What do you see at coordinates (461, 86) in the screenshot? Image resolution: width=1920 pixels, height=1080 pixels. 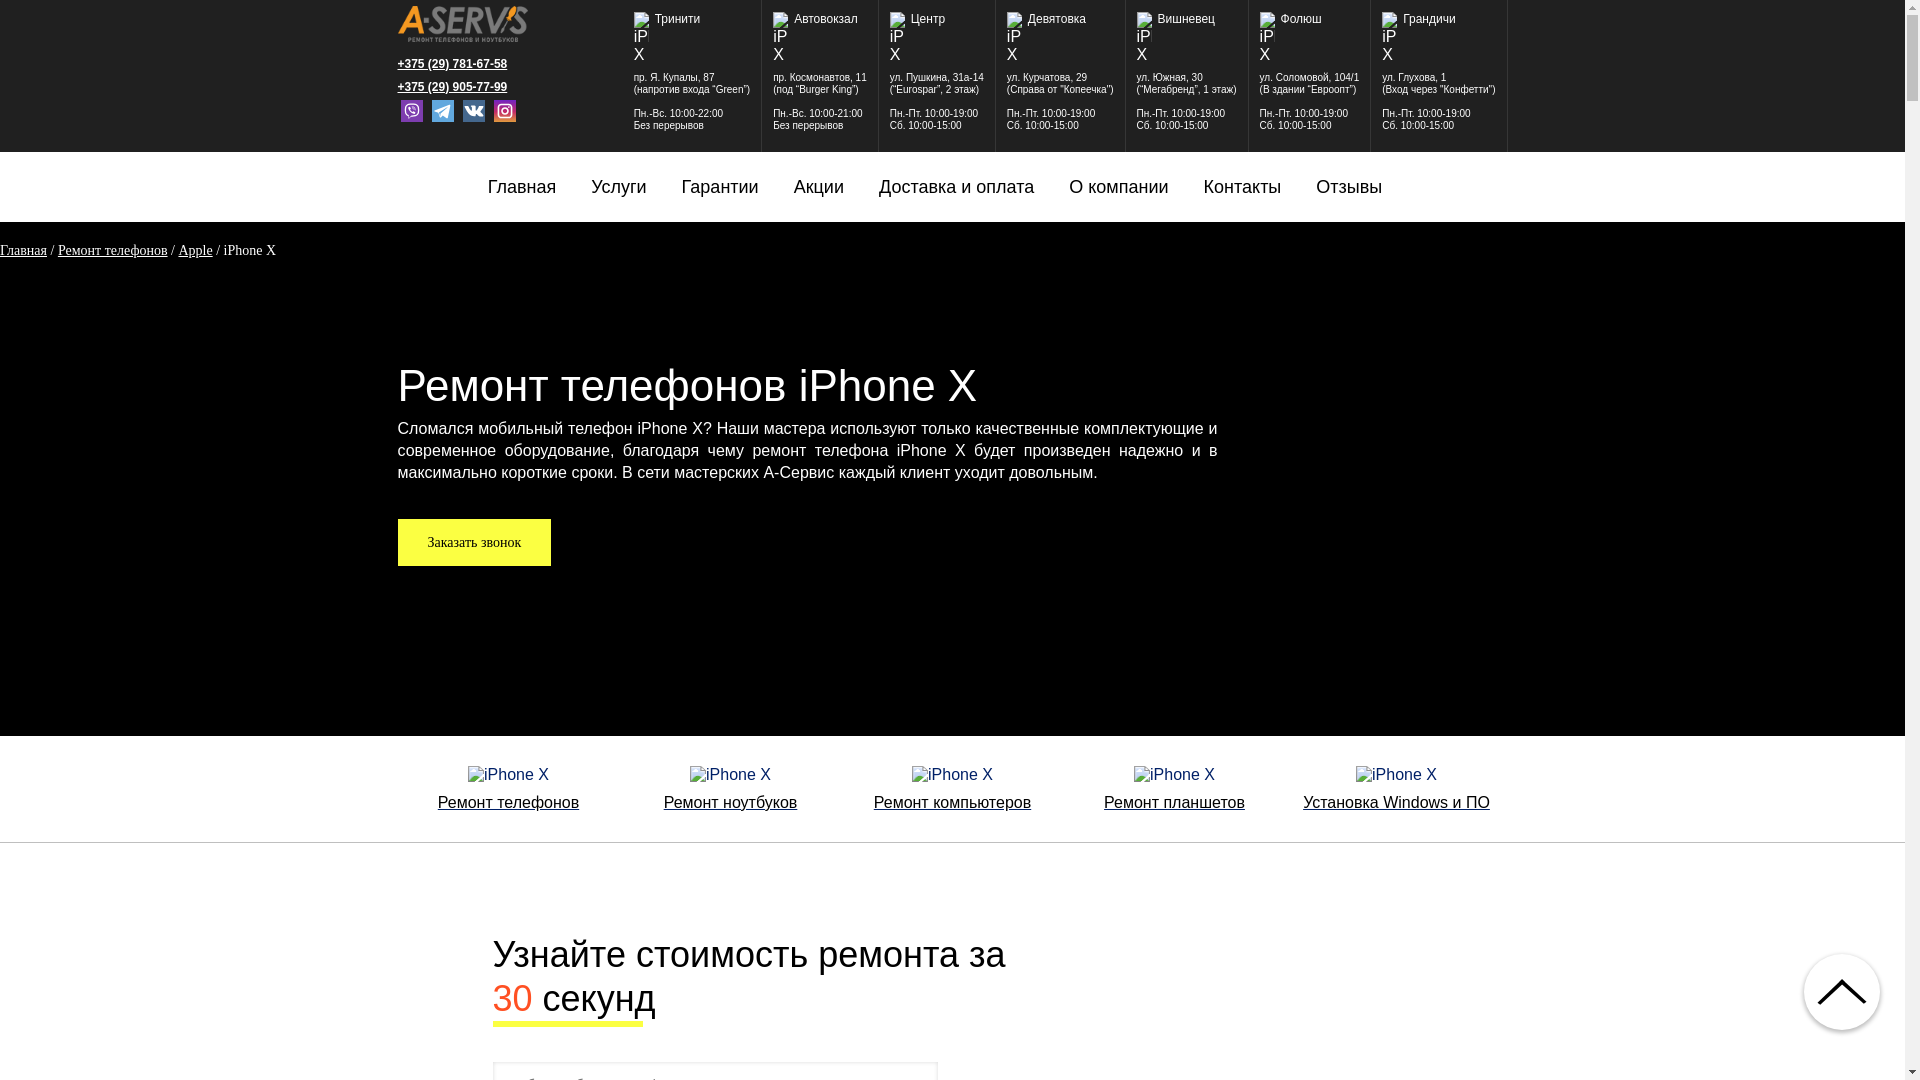 I see `'+375 (29) 905-77-99'` at bounding box center [461, 86].